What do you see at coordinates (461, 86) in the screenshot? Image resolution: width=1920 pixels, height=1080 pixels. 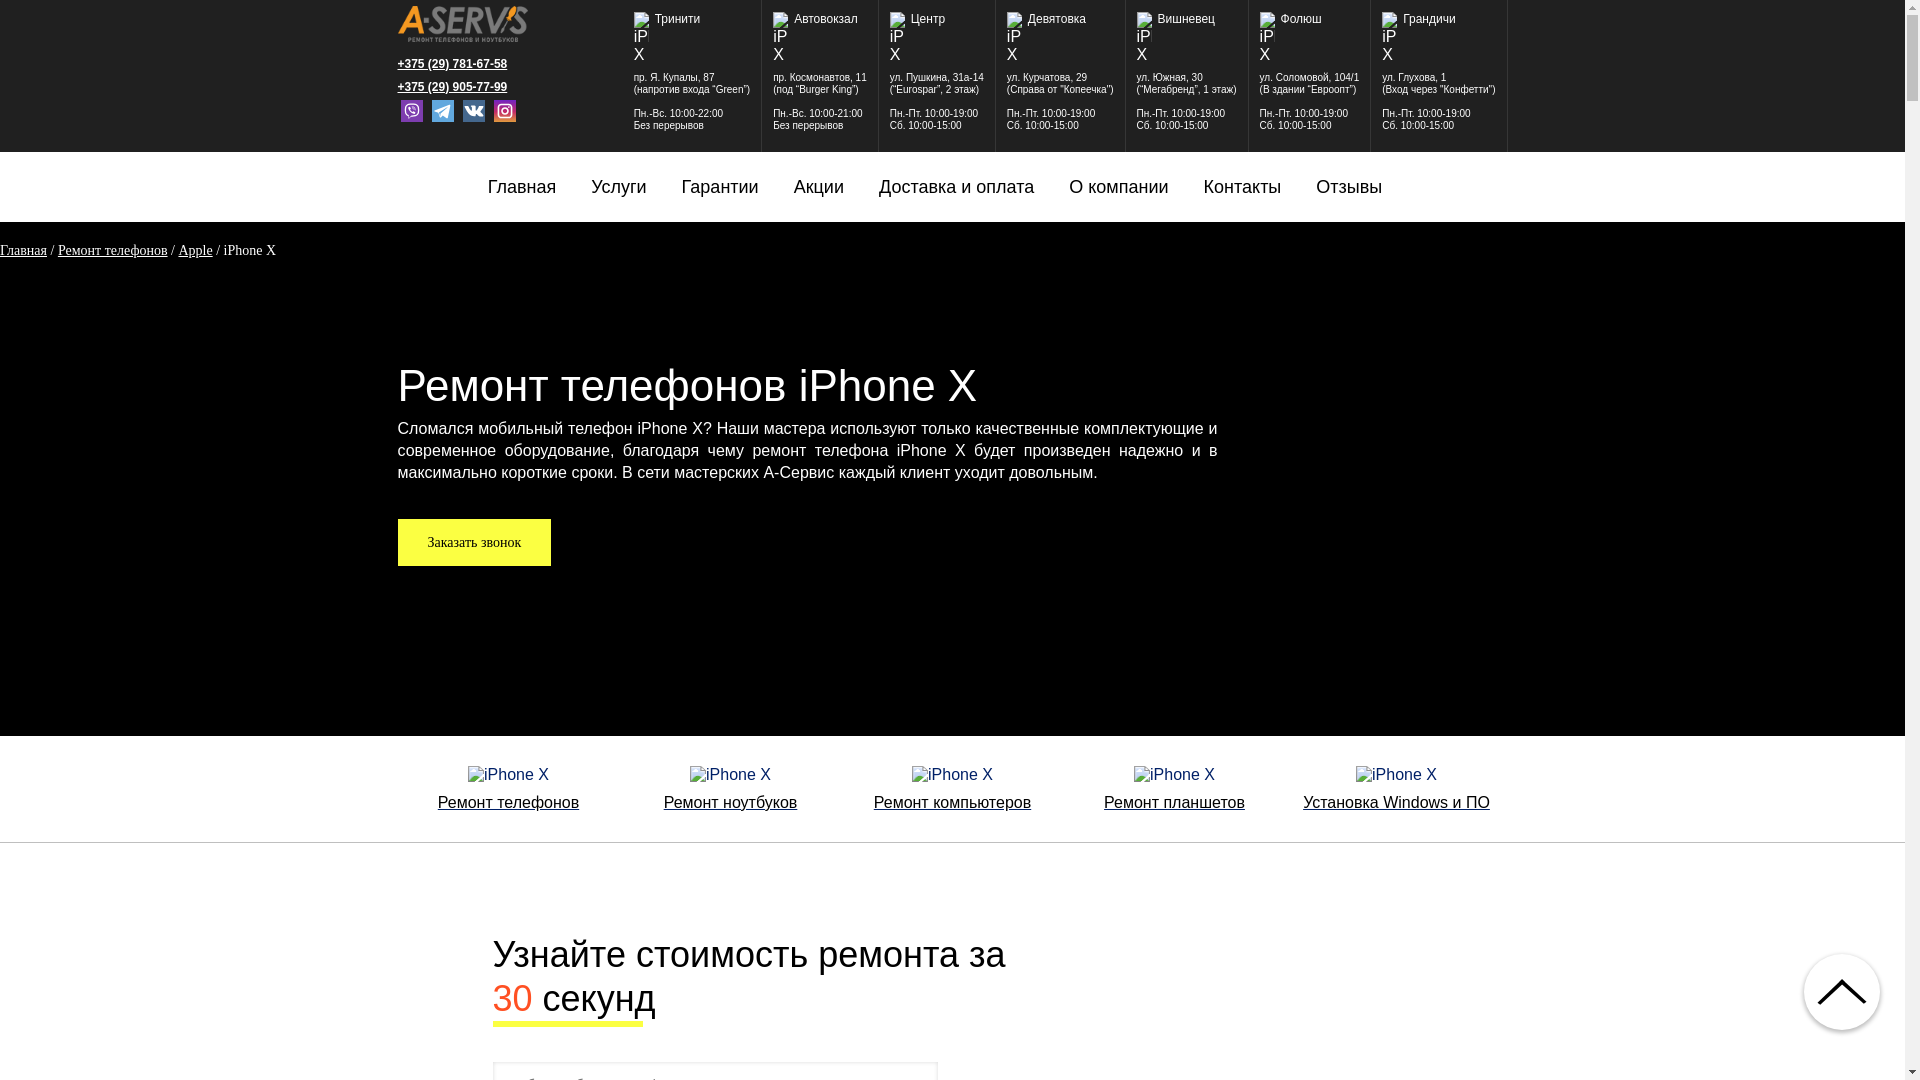 I see `'+375 (29) 905-77-99'` at bounding box center [461, 86].